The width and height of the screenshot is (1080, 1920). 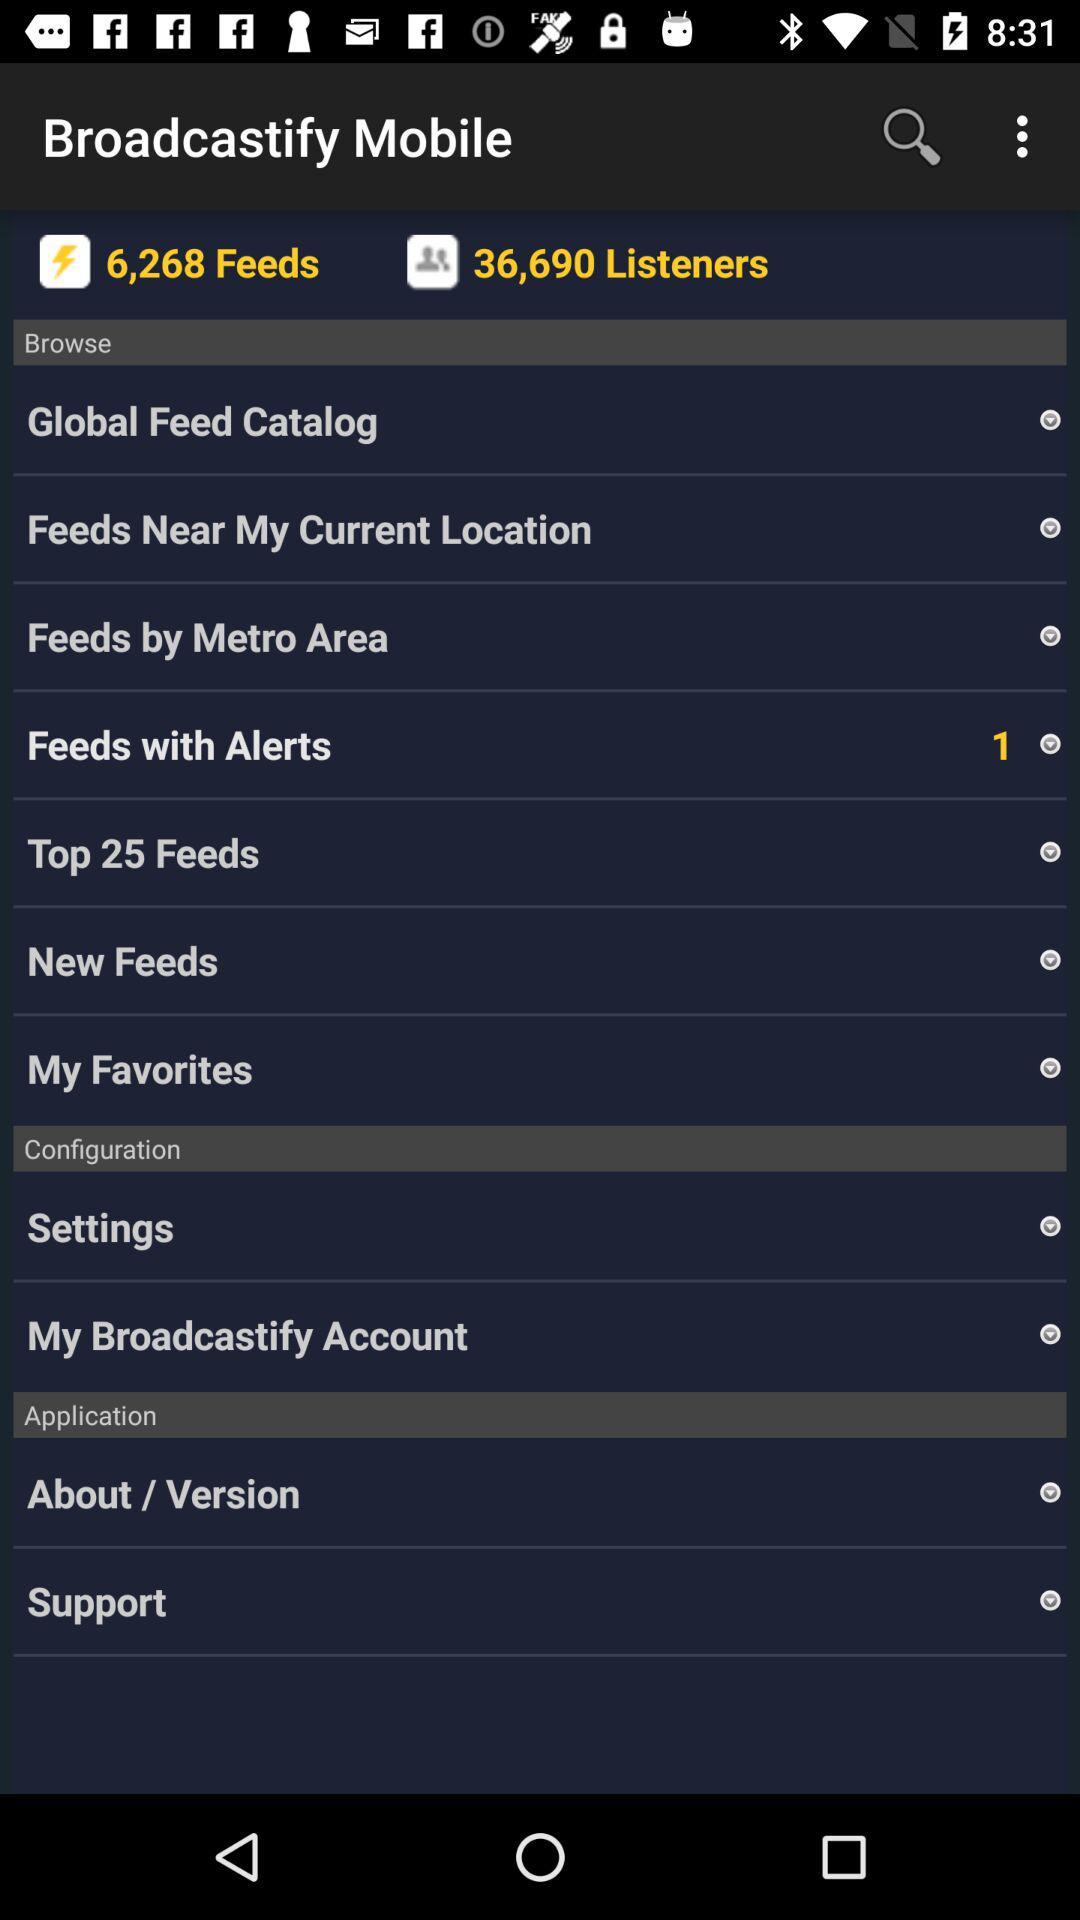 I want to click on the icon next to the feeds near my item, so click(x=1049, y=528).